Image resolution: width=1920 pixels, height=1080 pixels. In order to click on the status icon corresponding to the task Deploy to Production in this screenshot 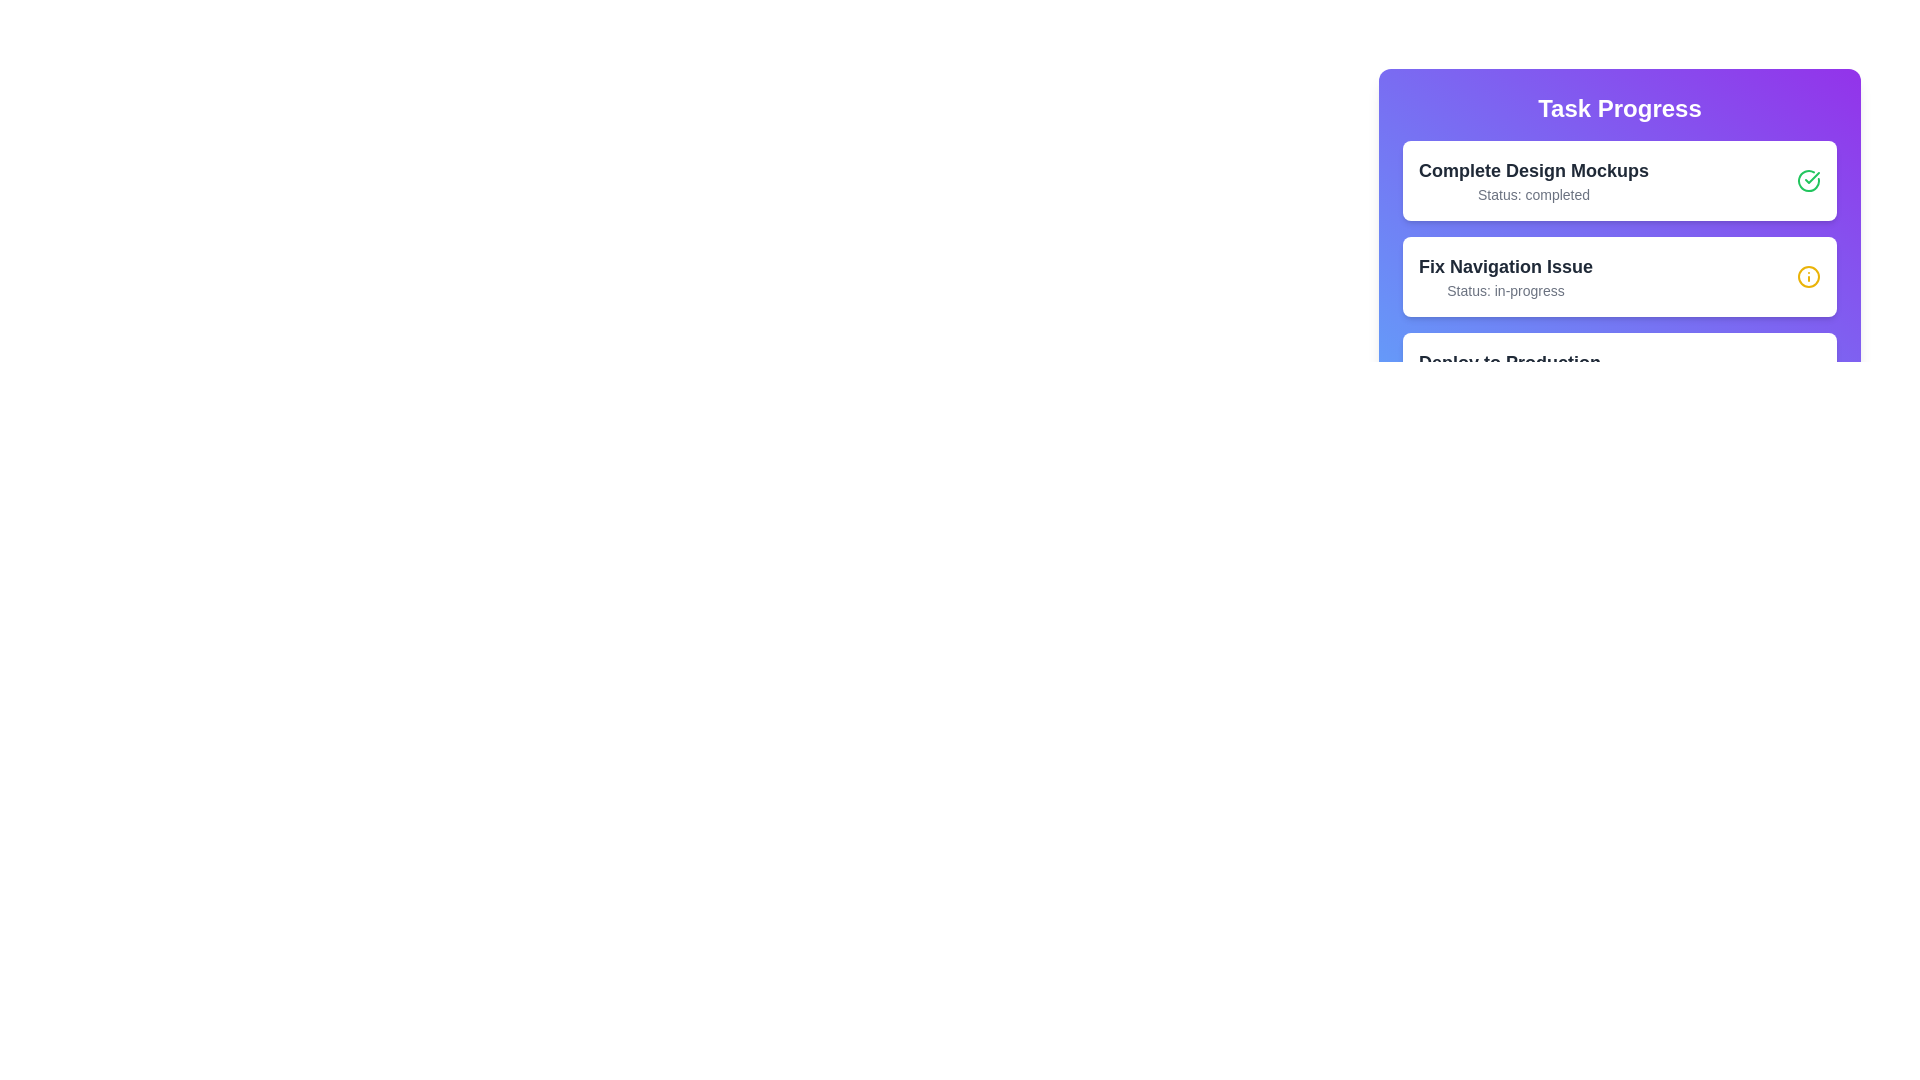, I will do `click(1809, 373)`.